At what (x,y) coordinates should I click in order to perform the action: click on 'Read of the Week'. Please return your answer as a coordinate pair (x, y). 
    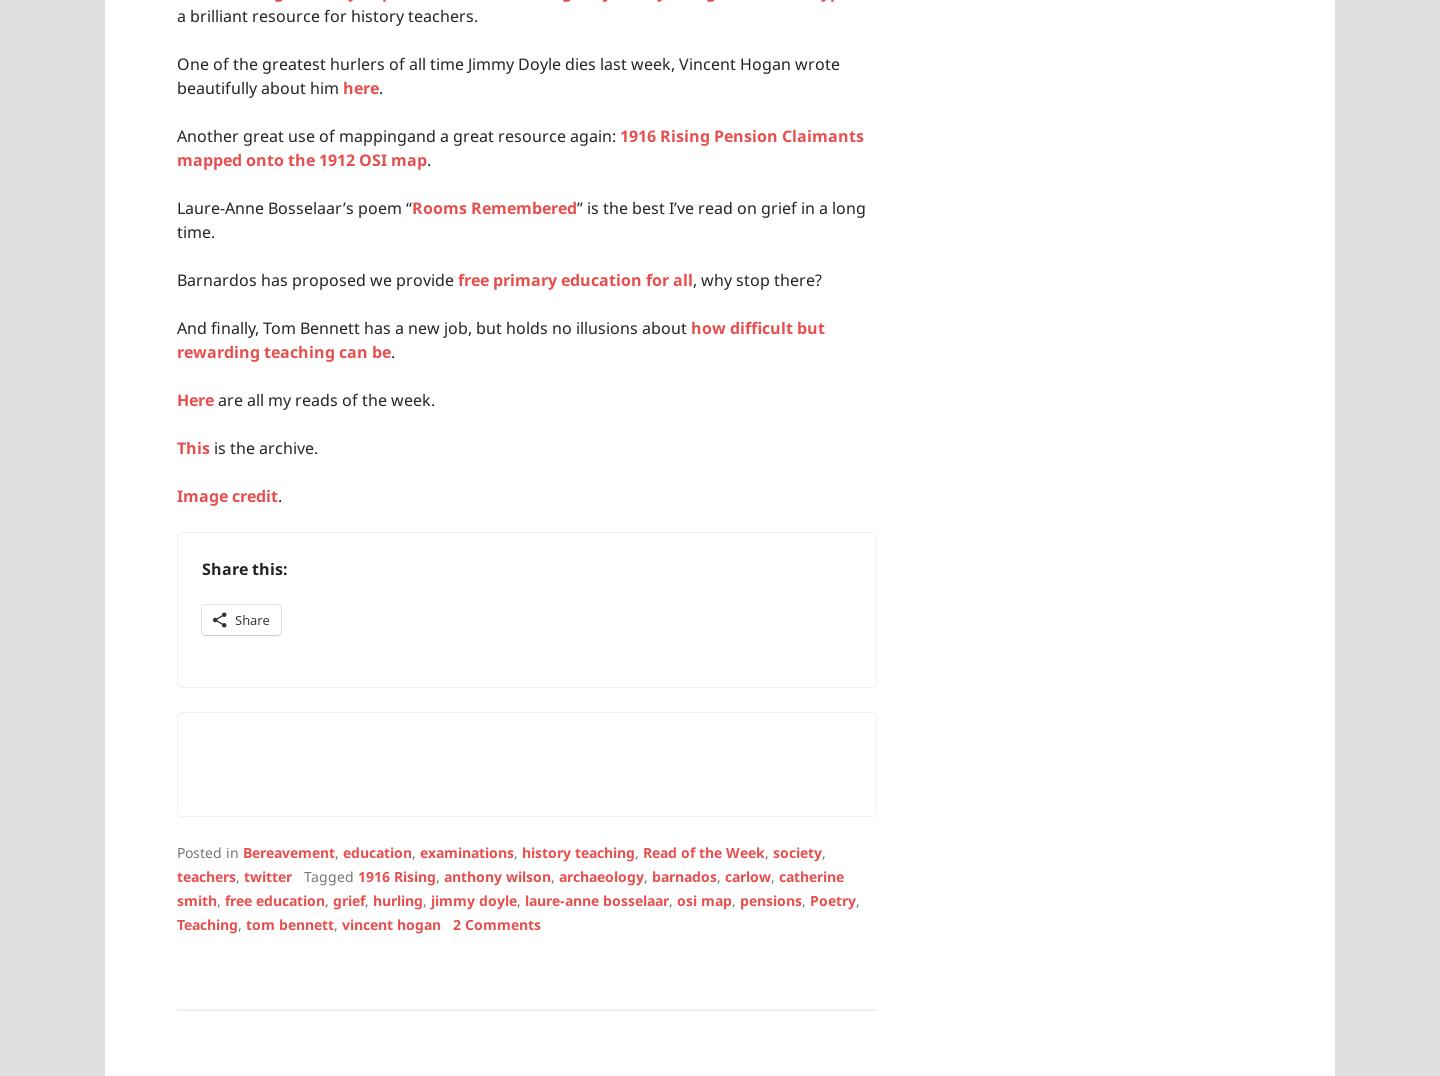
    Looking at the image, I should click on (704, 850).